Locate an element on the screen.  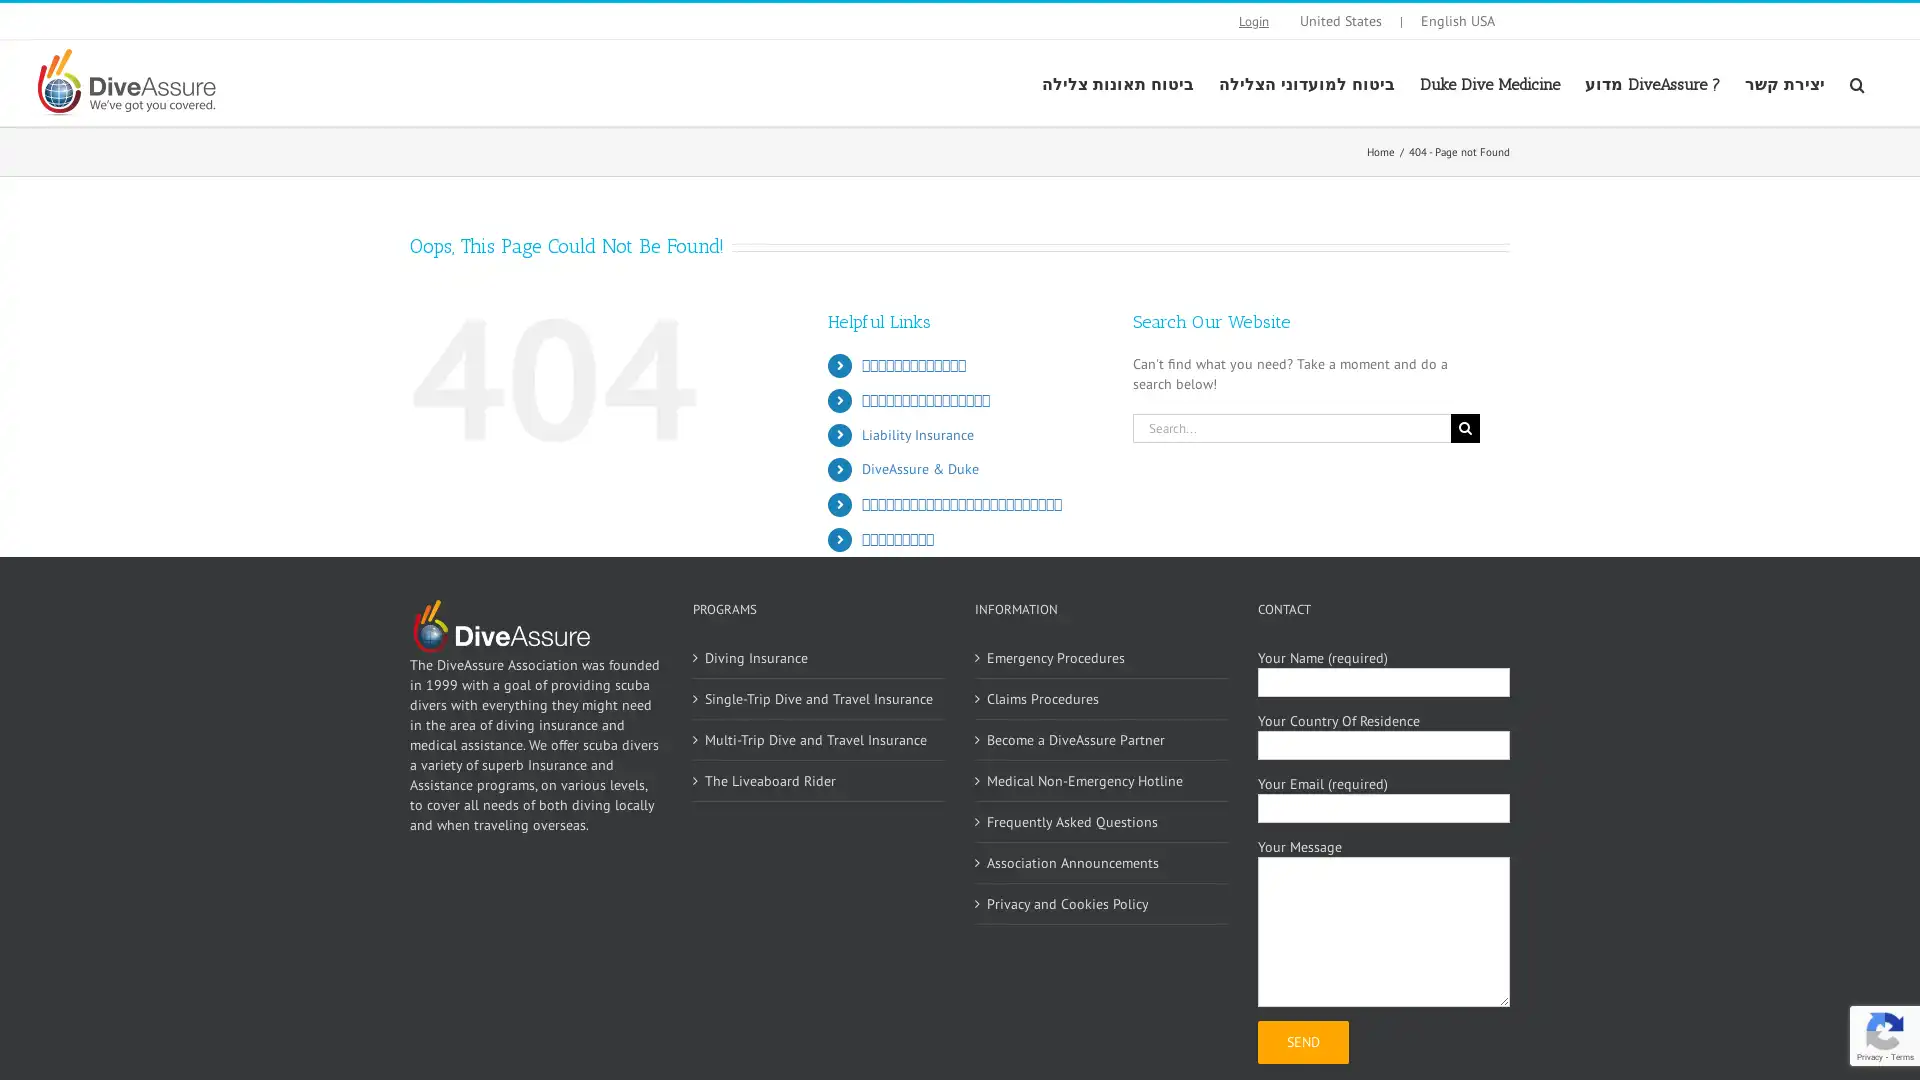
Send is located at coordinates (1302, 1040).